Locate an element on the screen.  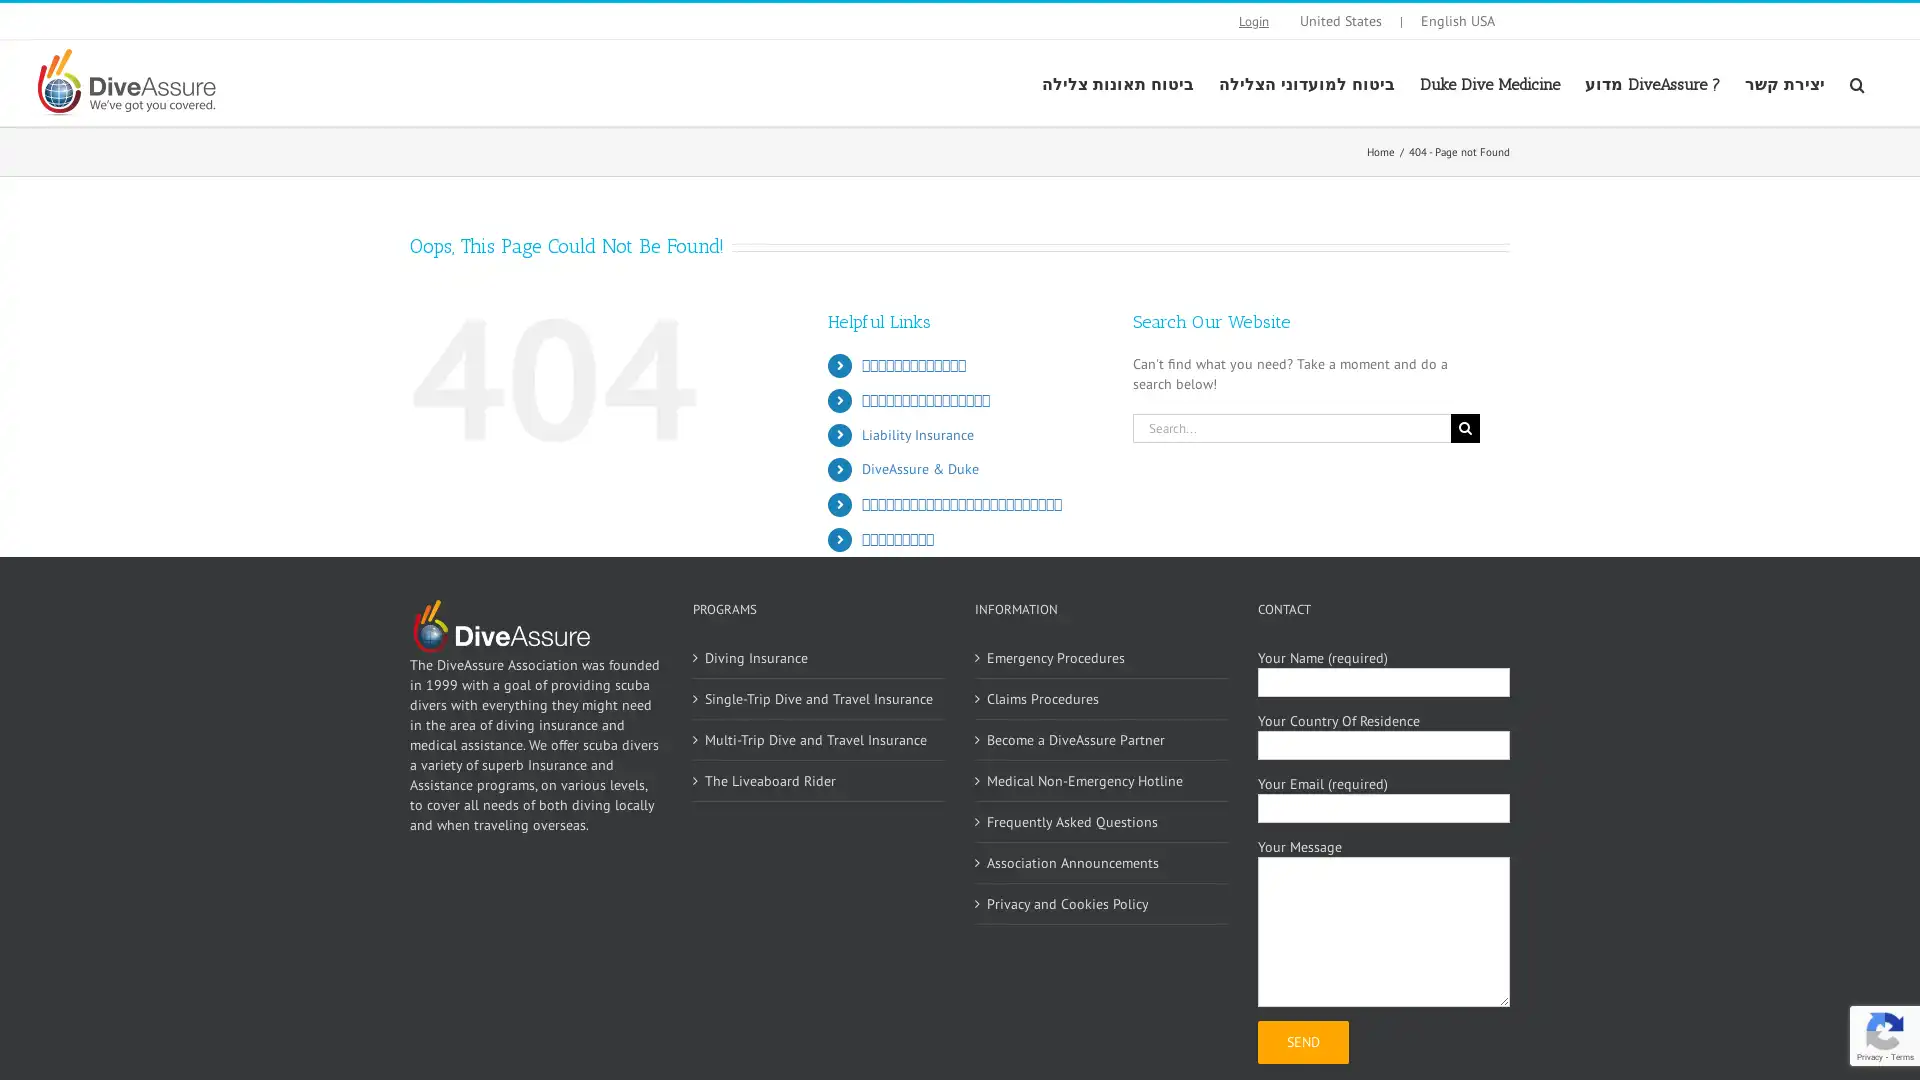
Send is located at coordinates (1302, 1040).